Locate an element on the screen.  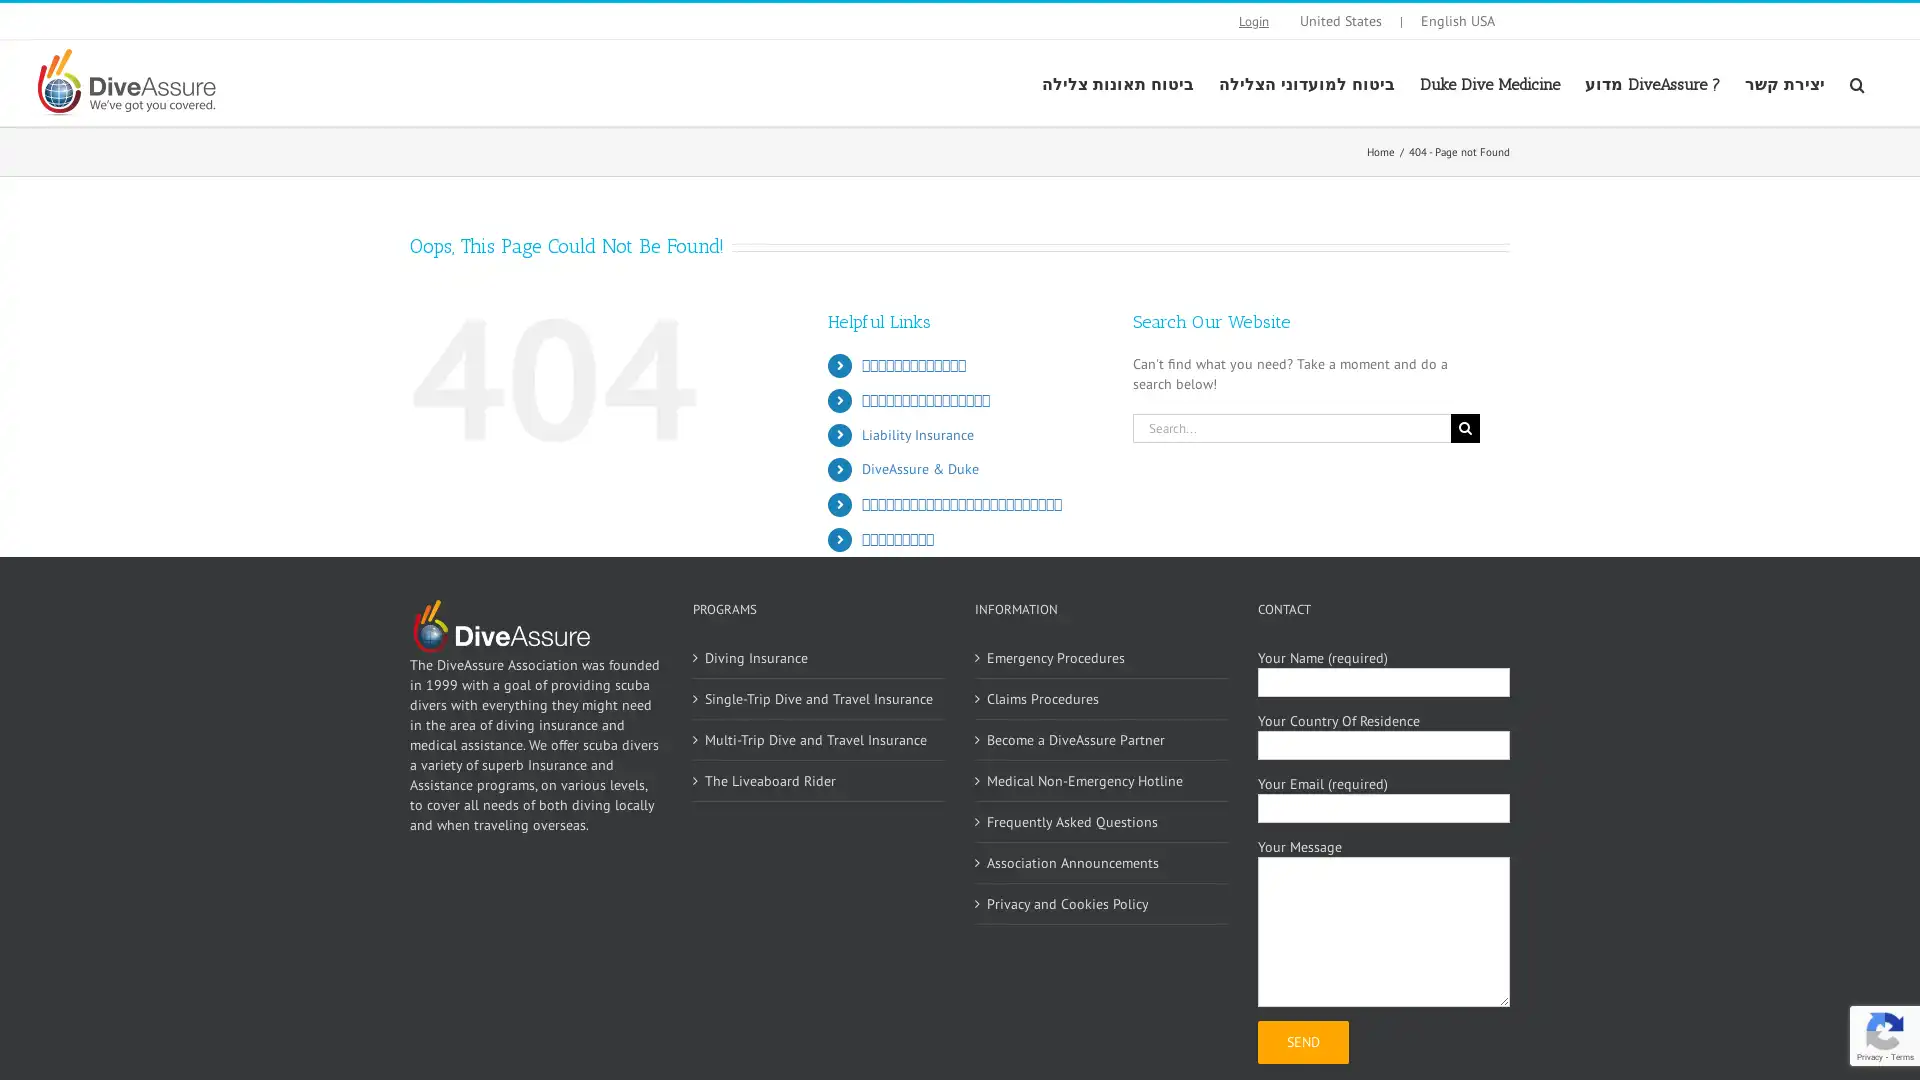
Send is located at coordinates (1302, 1040).